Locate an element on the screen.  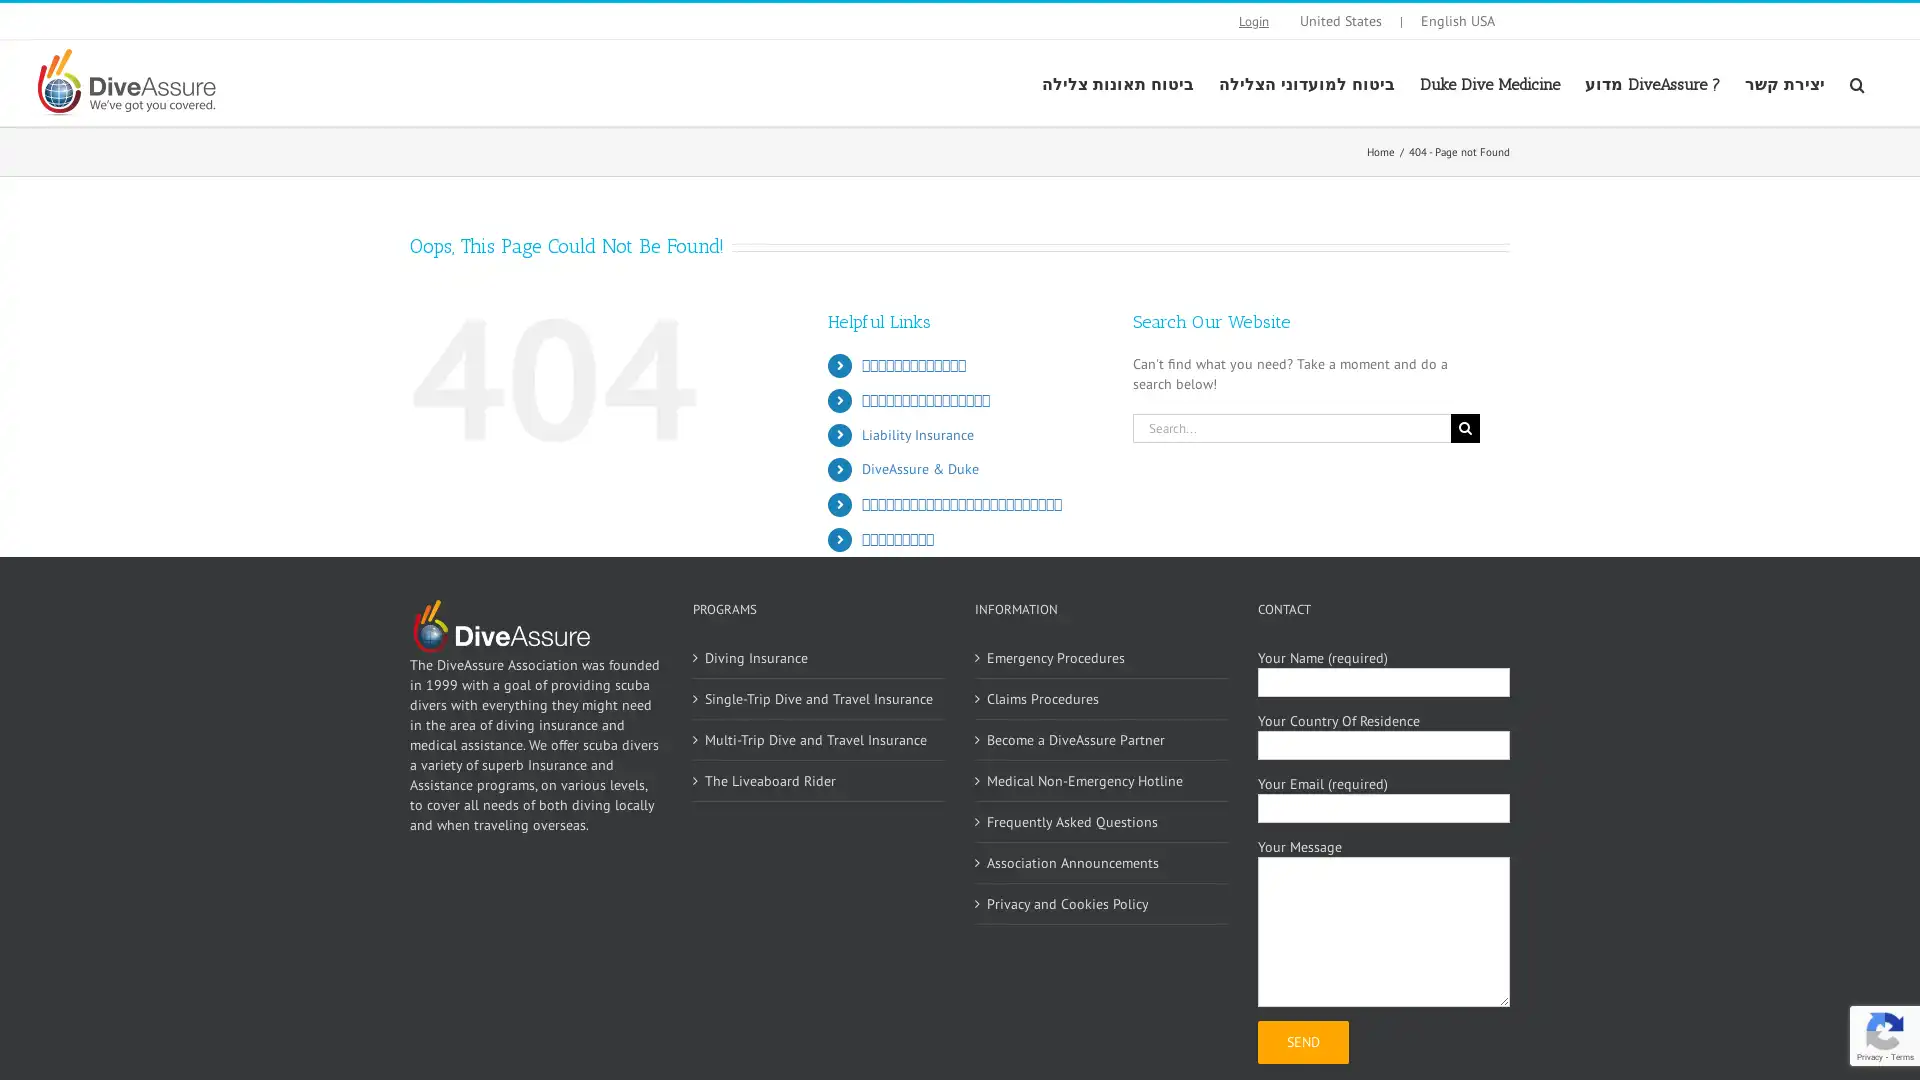
Send is located at coordinates (1302, 1040).